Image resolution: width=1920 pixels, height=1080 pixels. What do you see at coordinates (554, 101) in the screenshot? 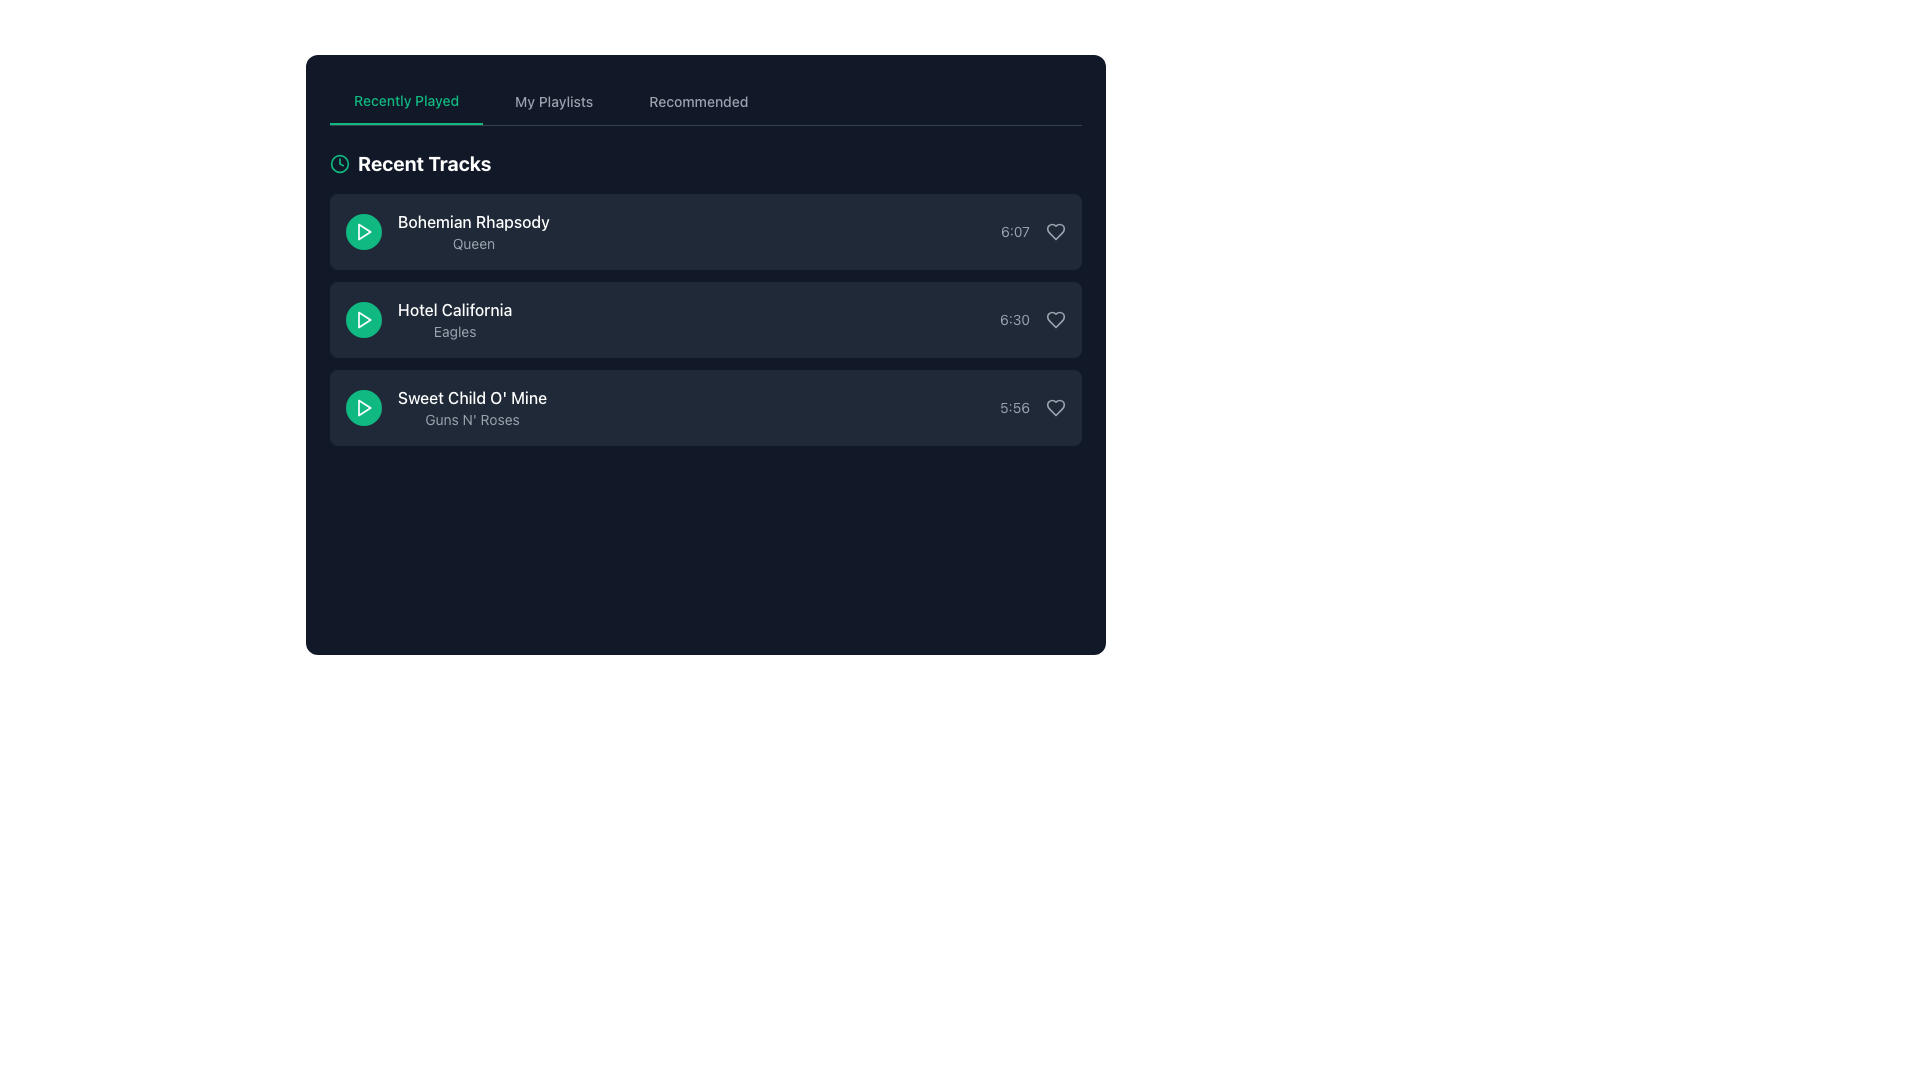
I see `the navigation button labeled 'My Playlists'` at bounding box center [554, 101].